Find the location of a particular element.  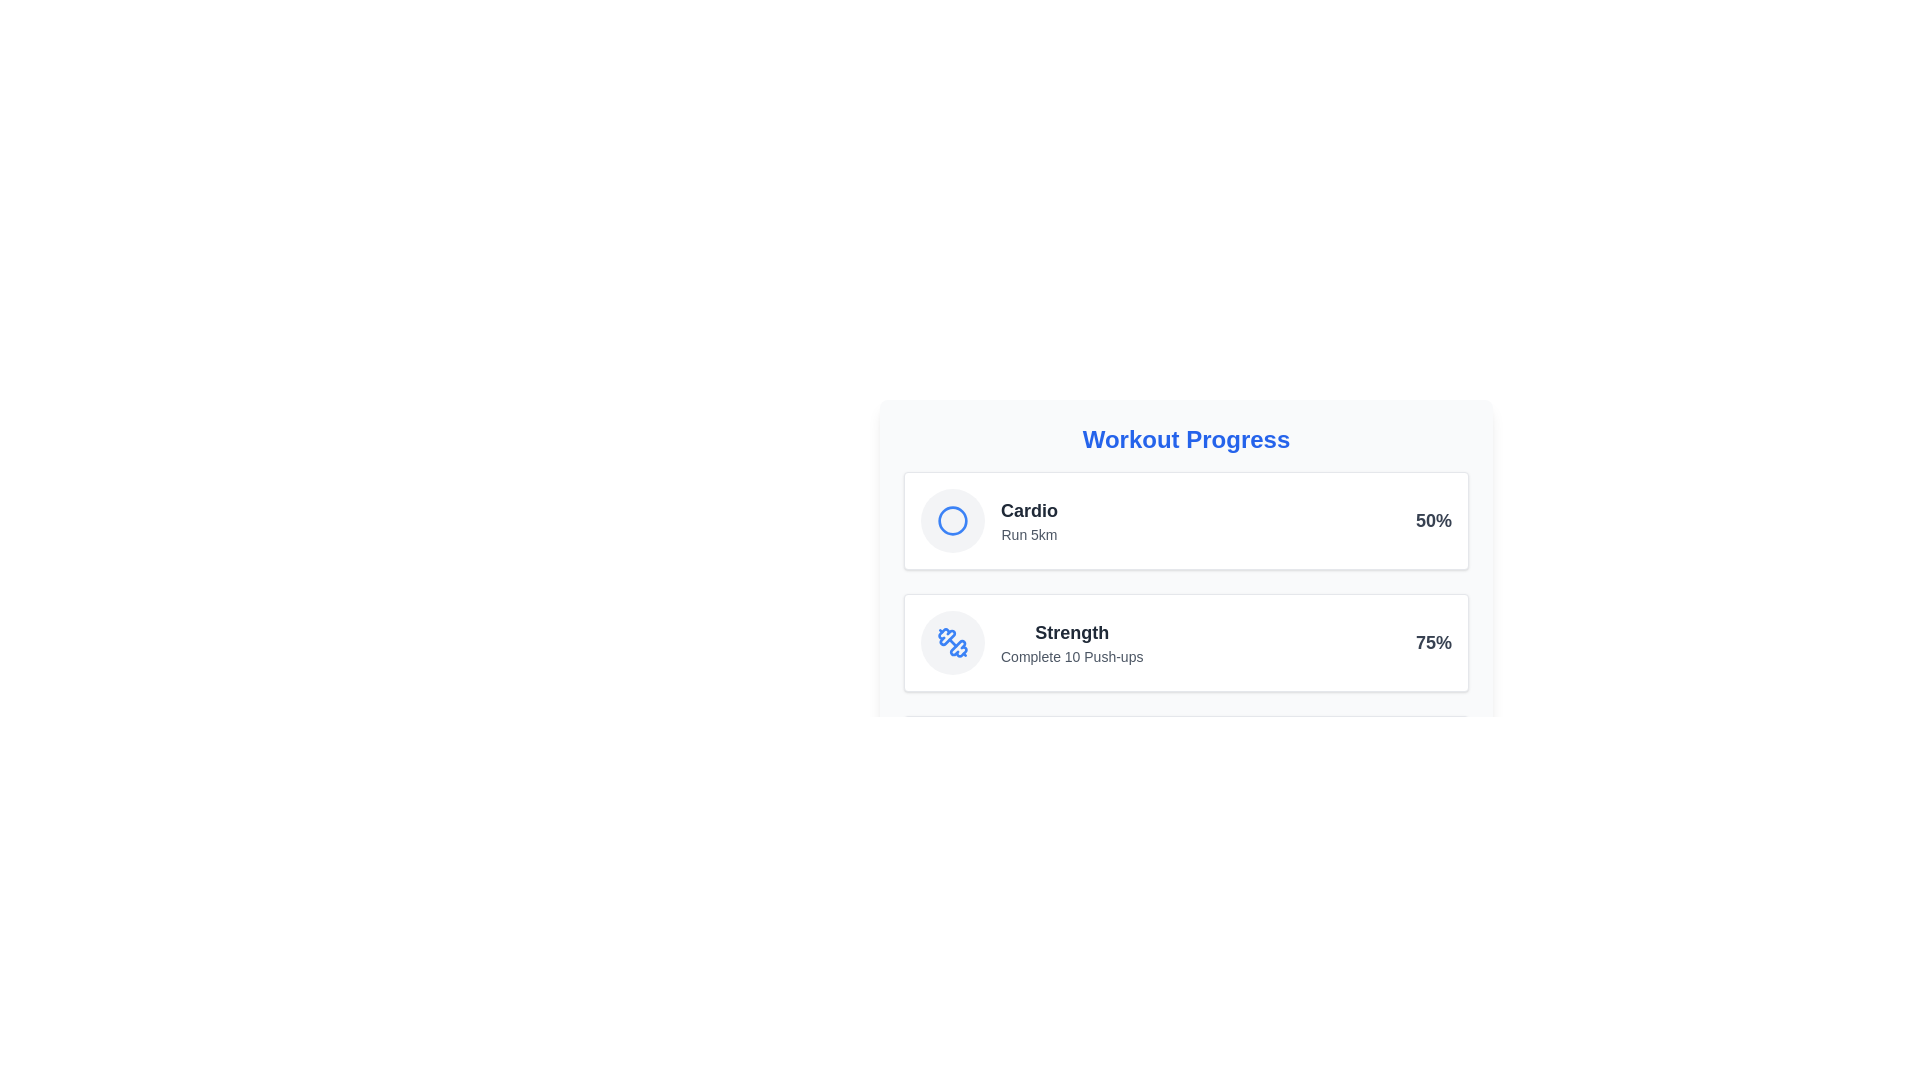

the blue SVG graphic icon depicting intertwined curves located in the left-side icon area beside the text 'Strength' in the workout progress card is located at coordinates (957, 648).